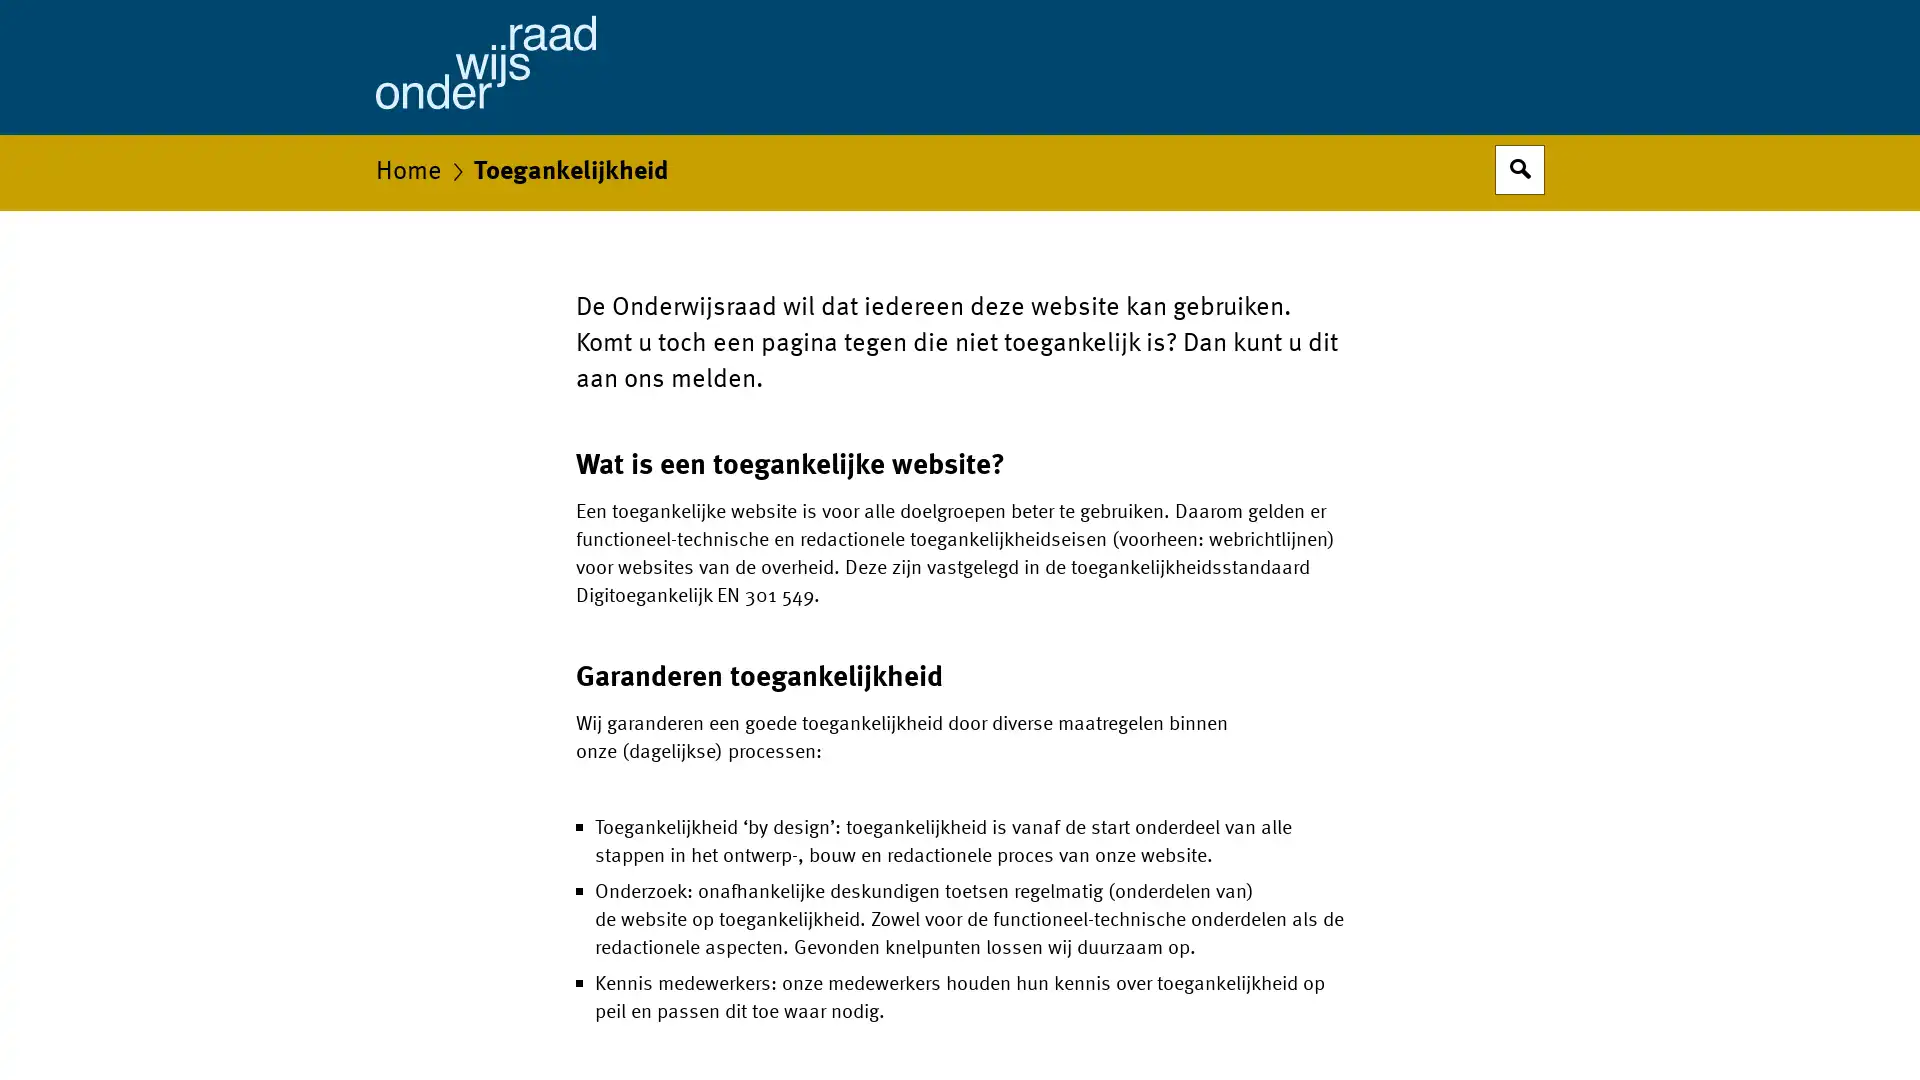  What do you see at coordinates (1520, 168) in the screenshot?
I see `Open zoekveld` at bounding box center [1520, 168].